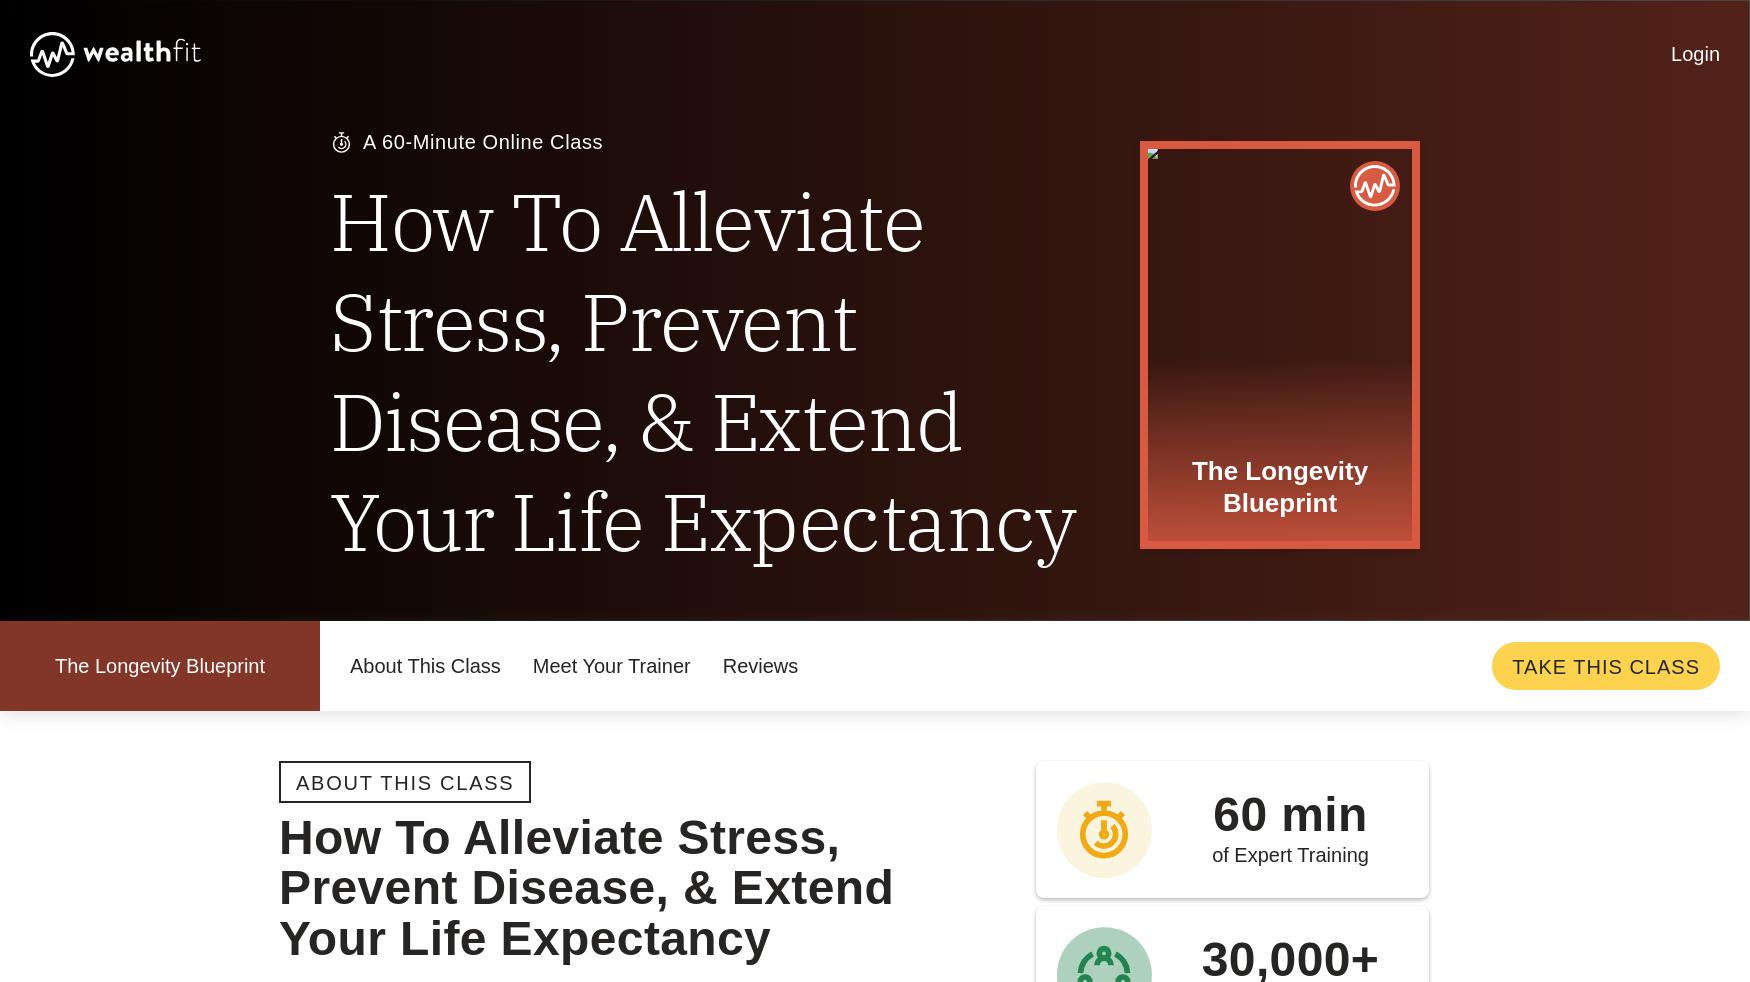  What do you see at coordinates (834, 185) in the screenshot?
I see `'What's included with Premium Membership?'` at bounding box center [834, 185].